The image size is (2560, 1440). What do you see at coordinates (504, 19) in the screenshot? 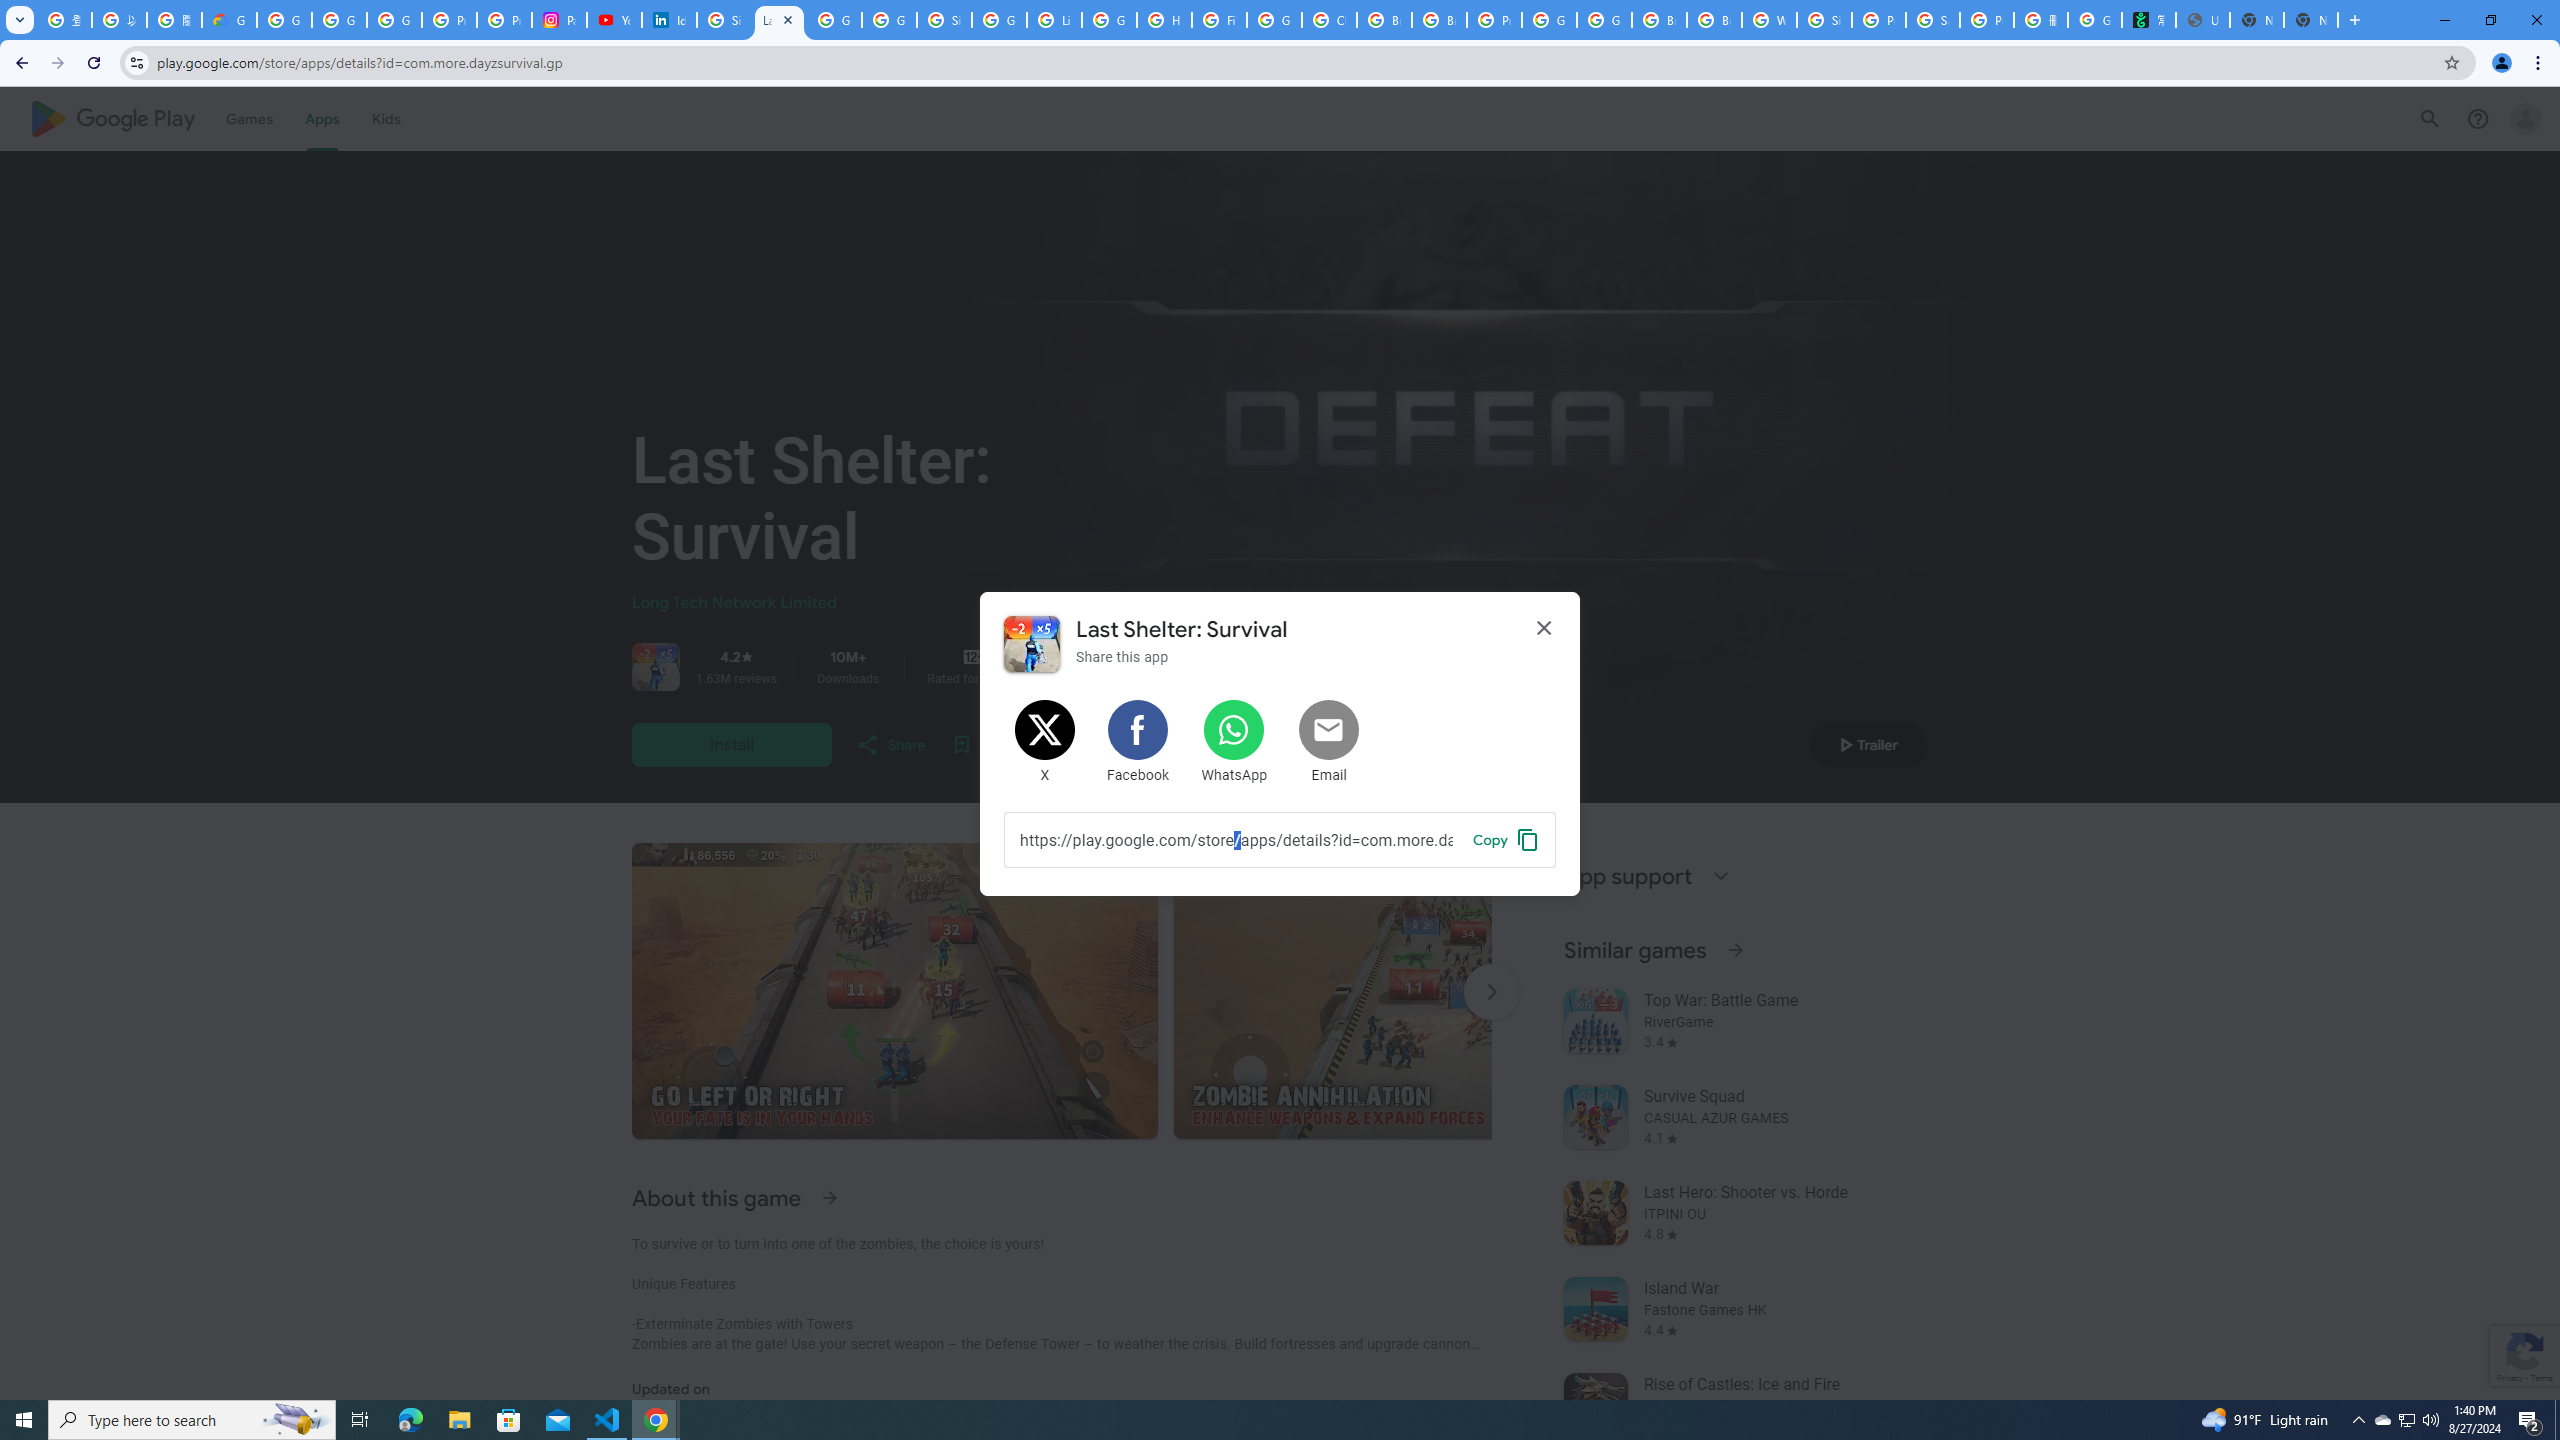
I see `'Privacy Help Center - Policies Help'` at bounding box center [504, 19].